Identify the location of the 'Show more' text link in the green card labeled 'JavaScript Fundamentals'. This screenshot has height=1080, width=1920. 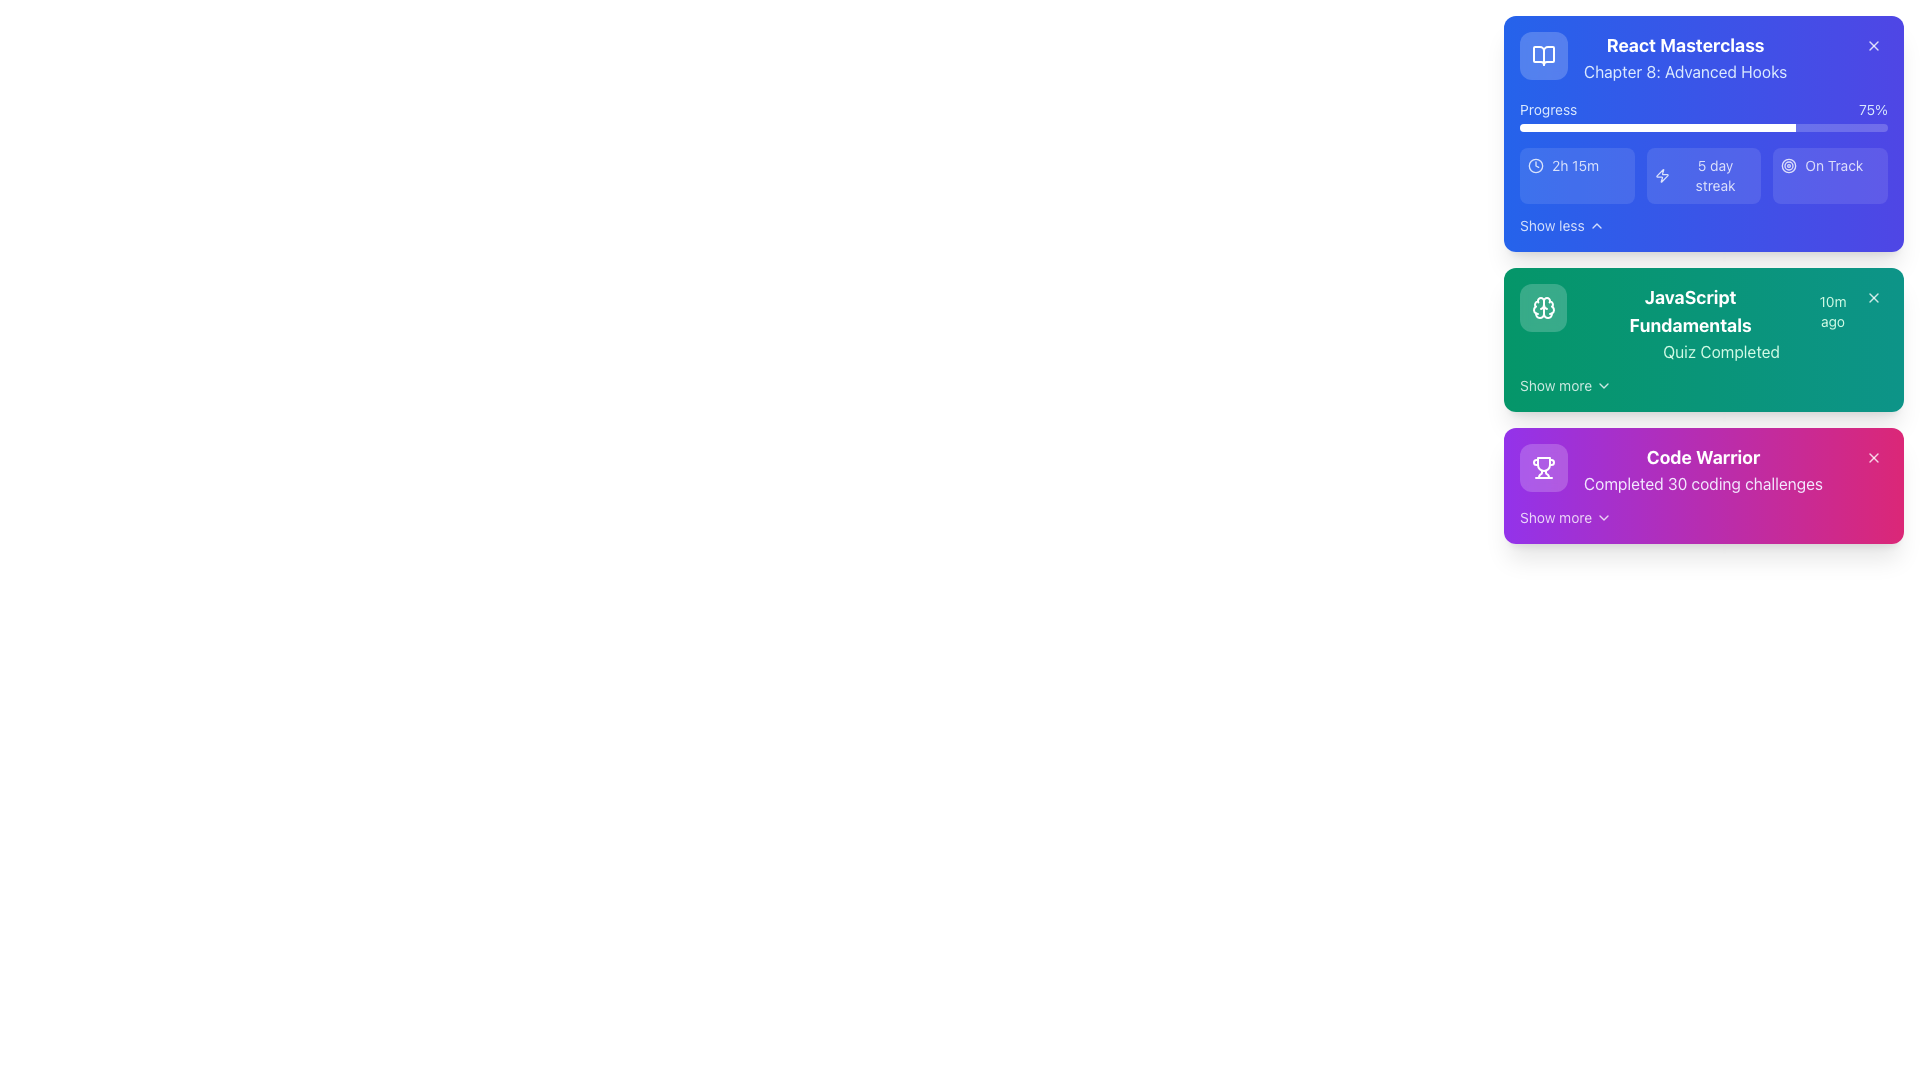
(1555, 385).